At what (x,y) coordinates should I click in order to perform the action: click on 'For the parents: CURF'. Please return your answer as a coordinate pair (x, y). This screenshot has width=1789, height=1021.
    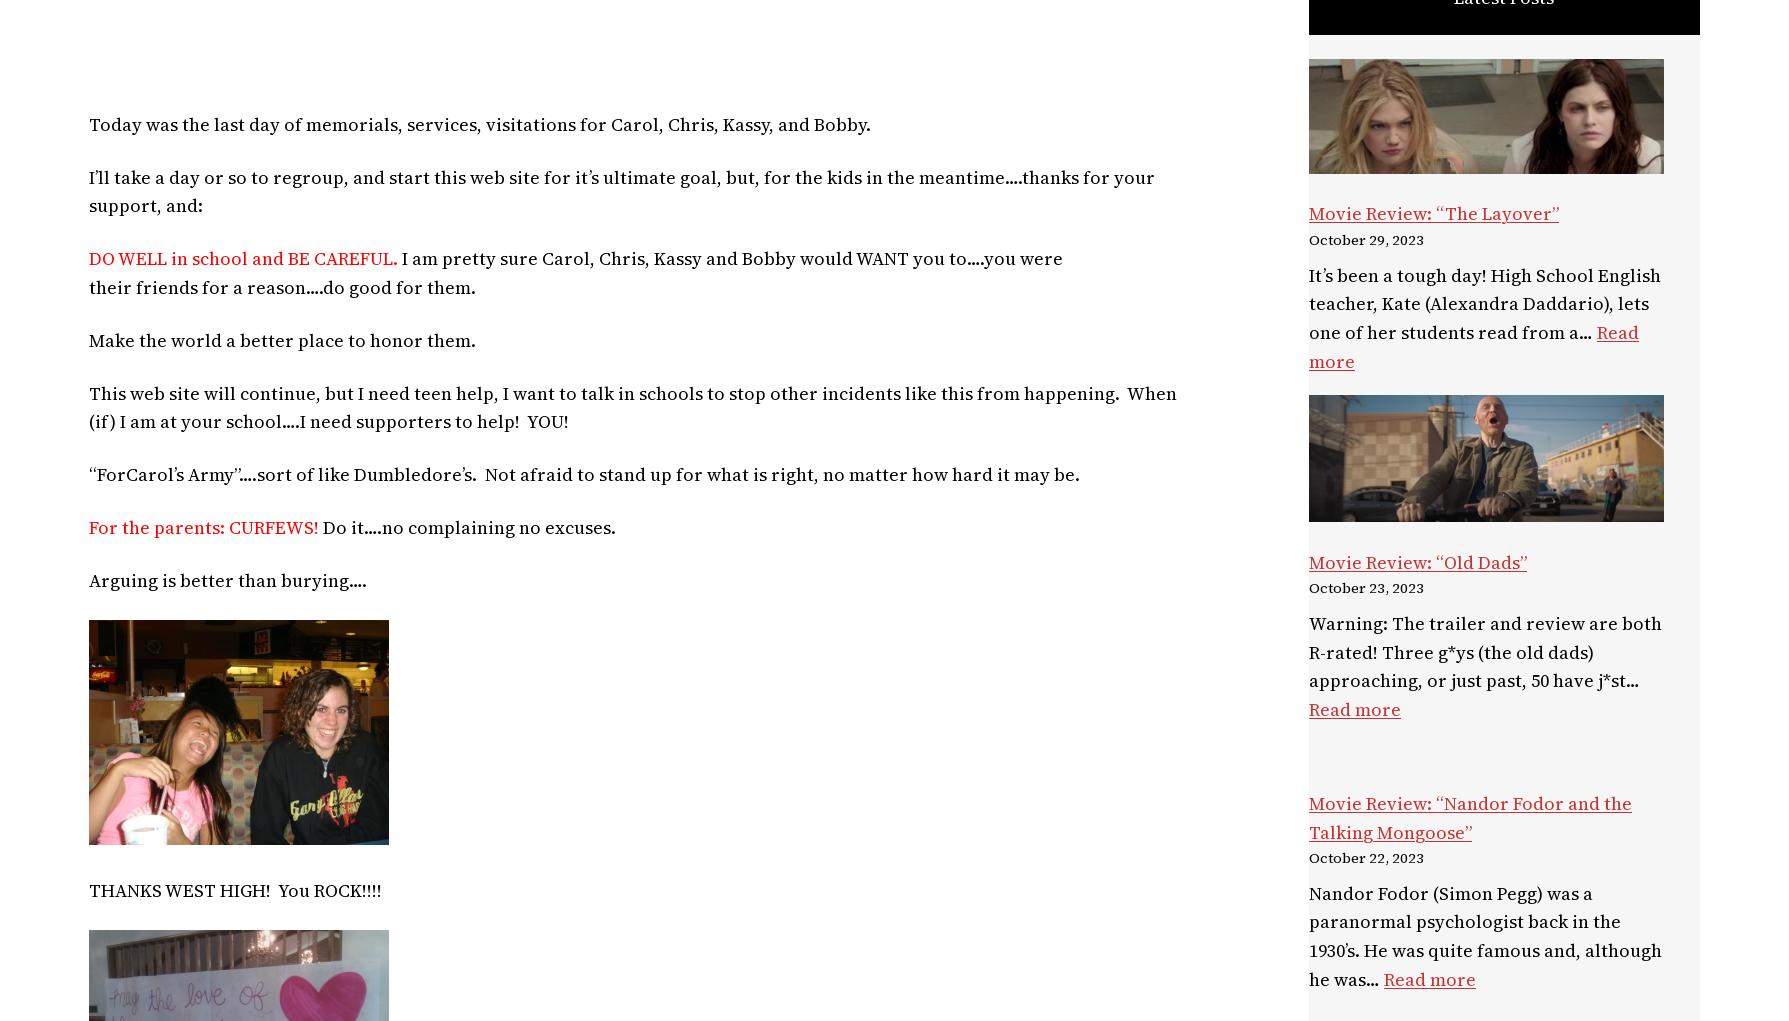
    Looking at the image, I should click on (181, 527).